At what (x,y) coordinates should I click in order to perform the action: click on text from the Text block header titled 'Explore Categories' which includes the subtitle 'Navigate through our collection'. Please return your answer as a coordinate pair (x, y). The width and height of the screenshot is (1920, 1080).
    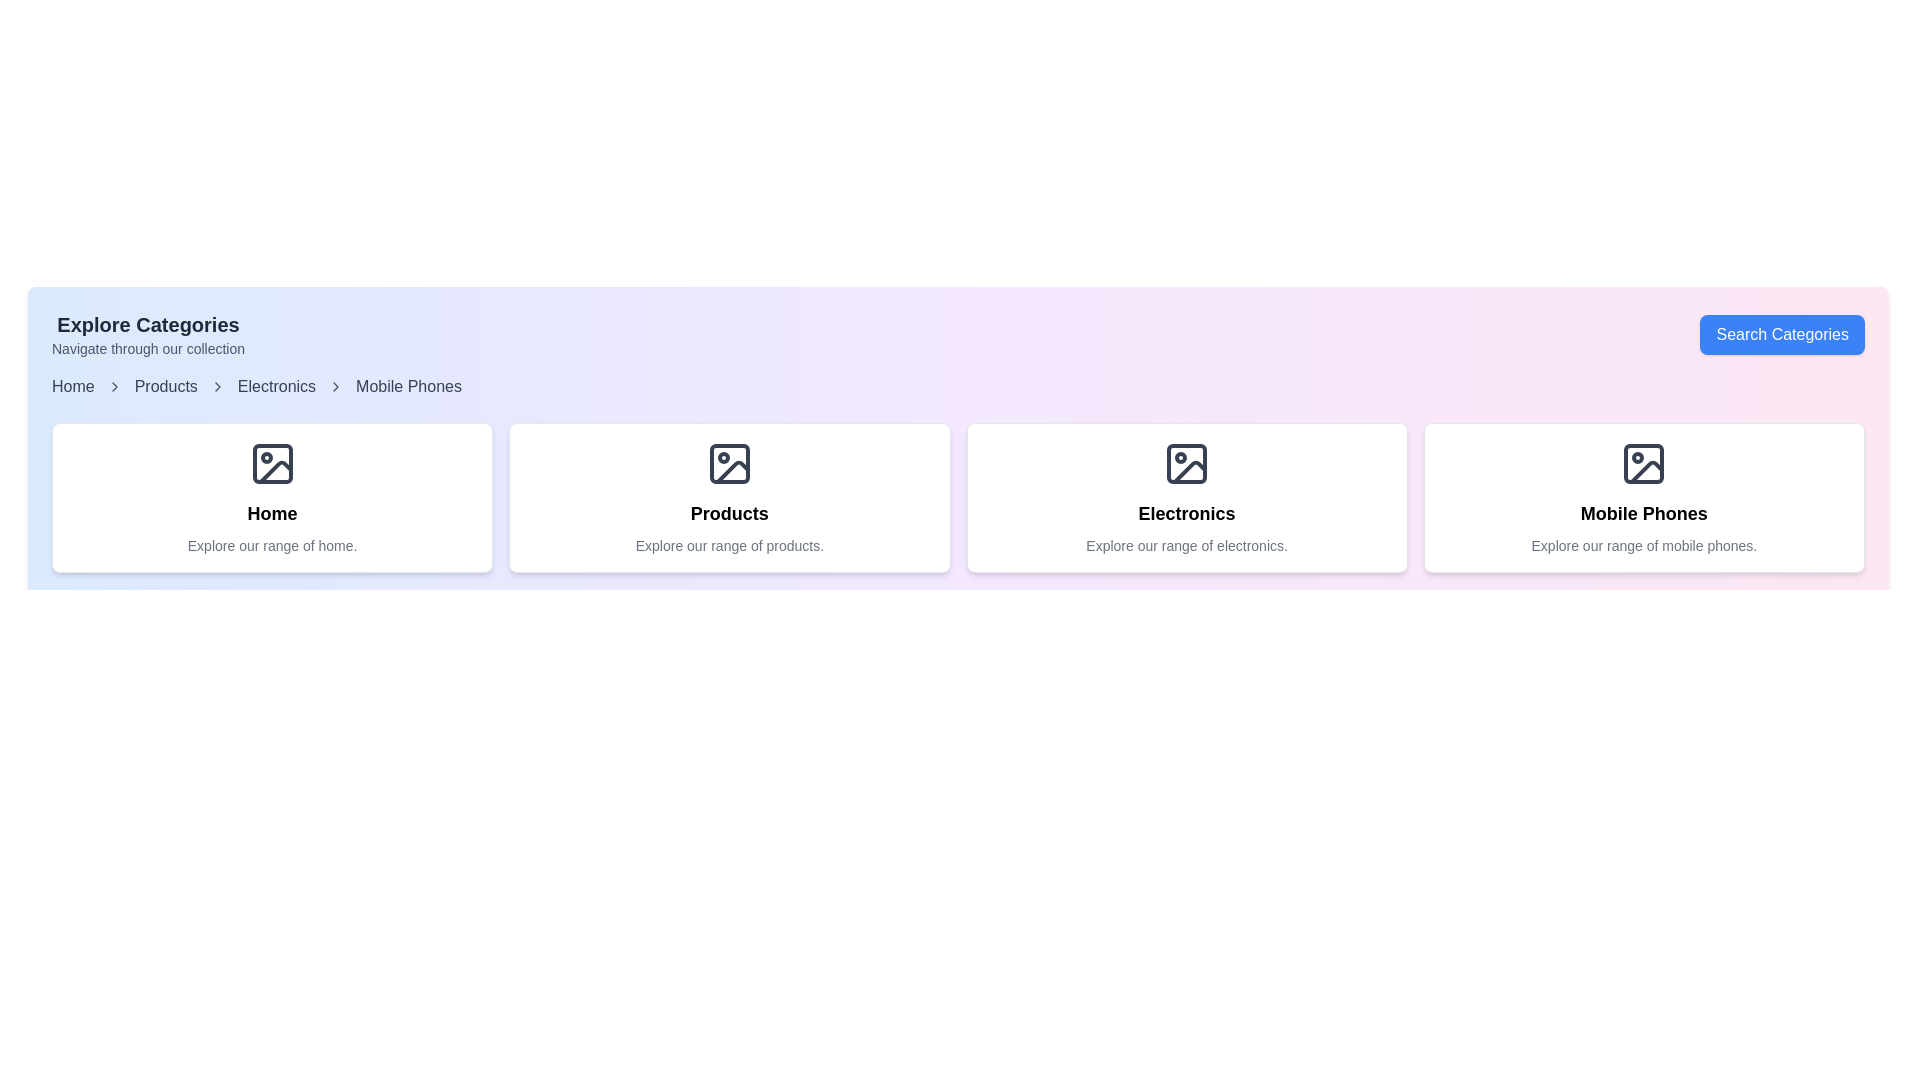
    Looking at the image, I should click on (147, 334).